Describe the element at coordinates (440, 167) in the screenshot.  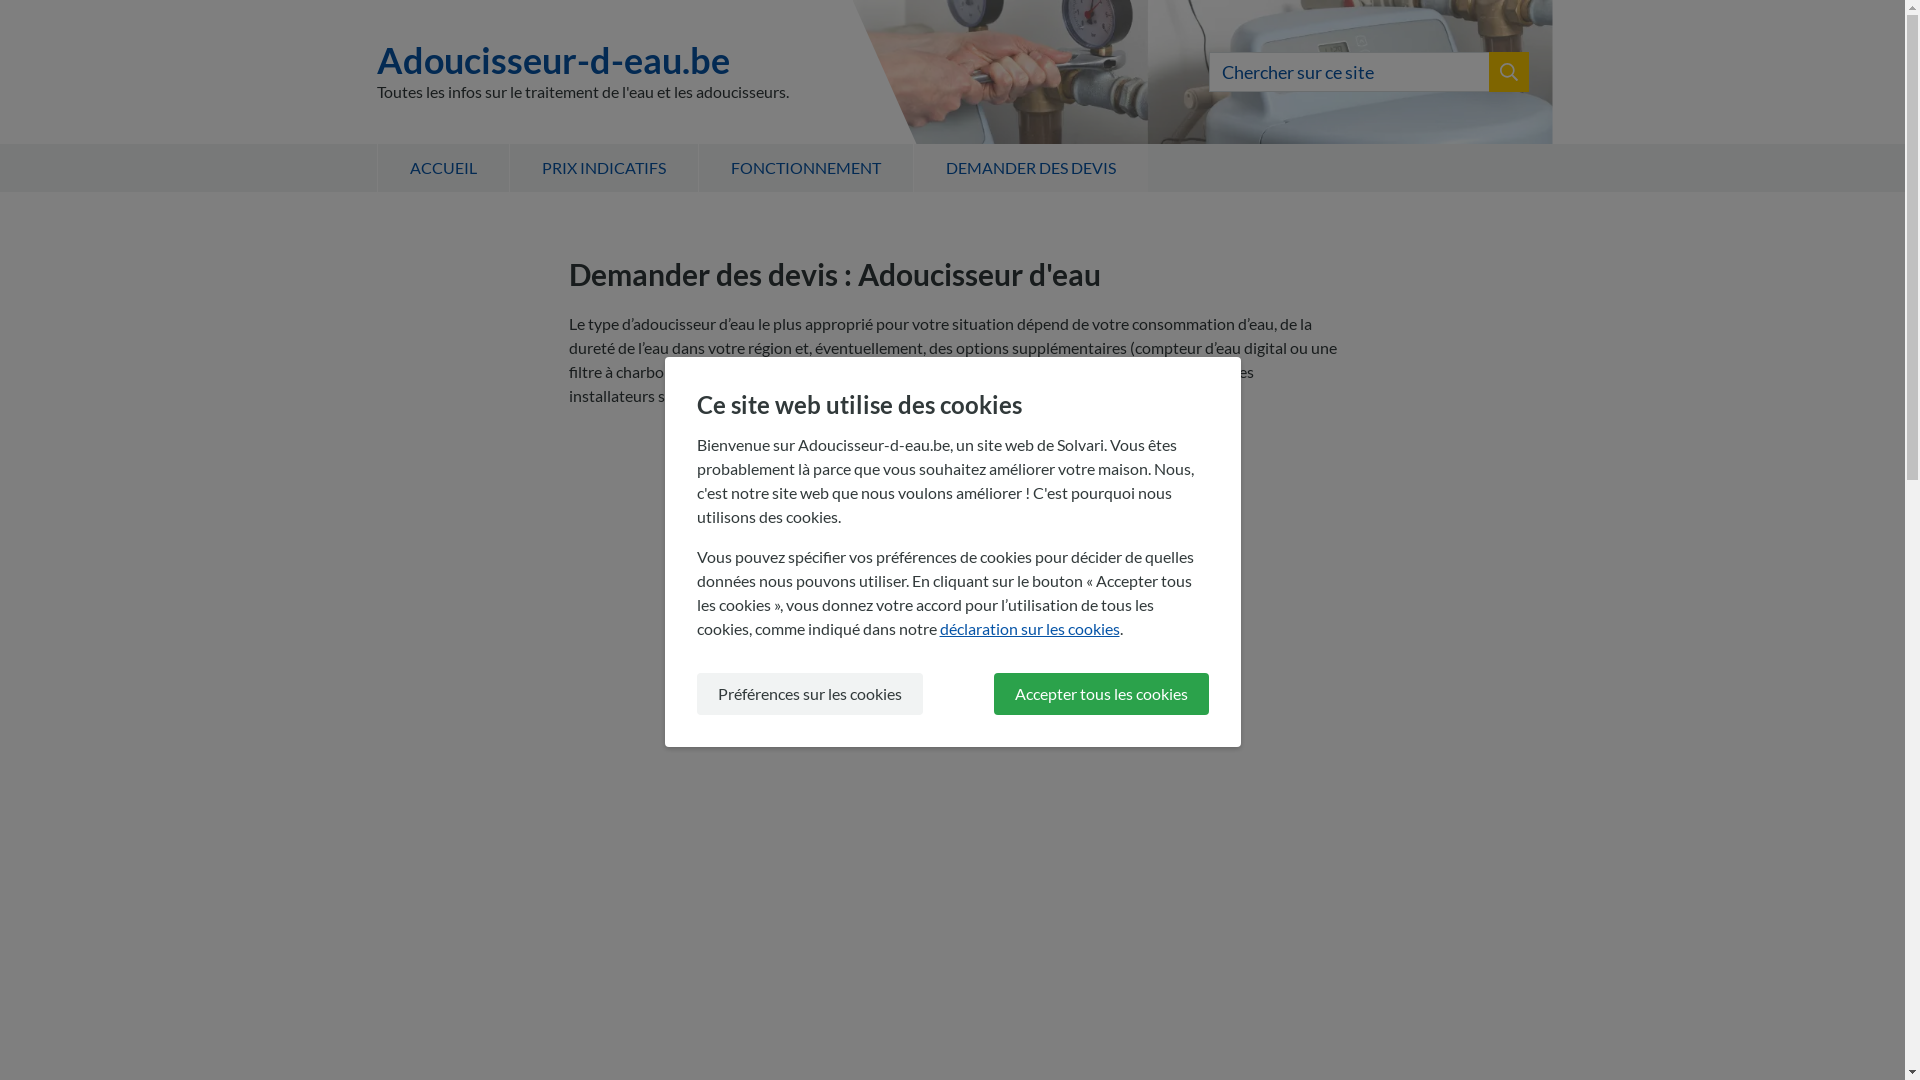
I see `'ACCUEIL'` at that location.